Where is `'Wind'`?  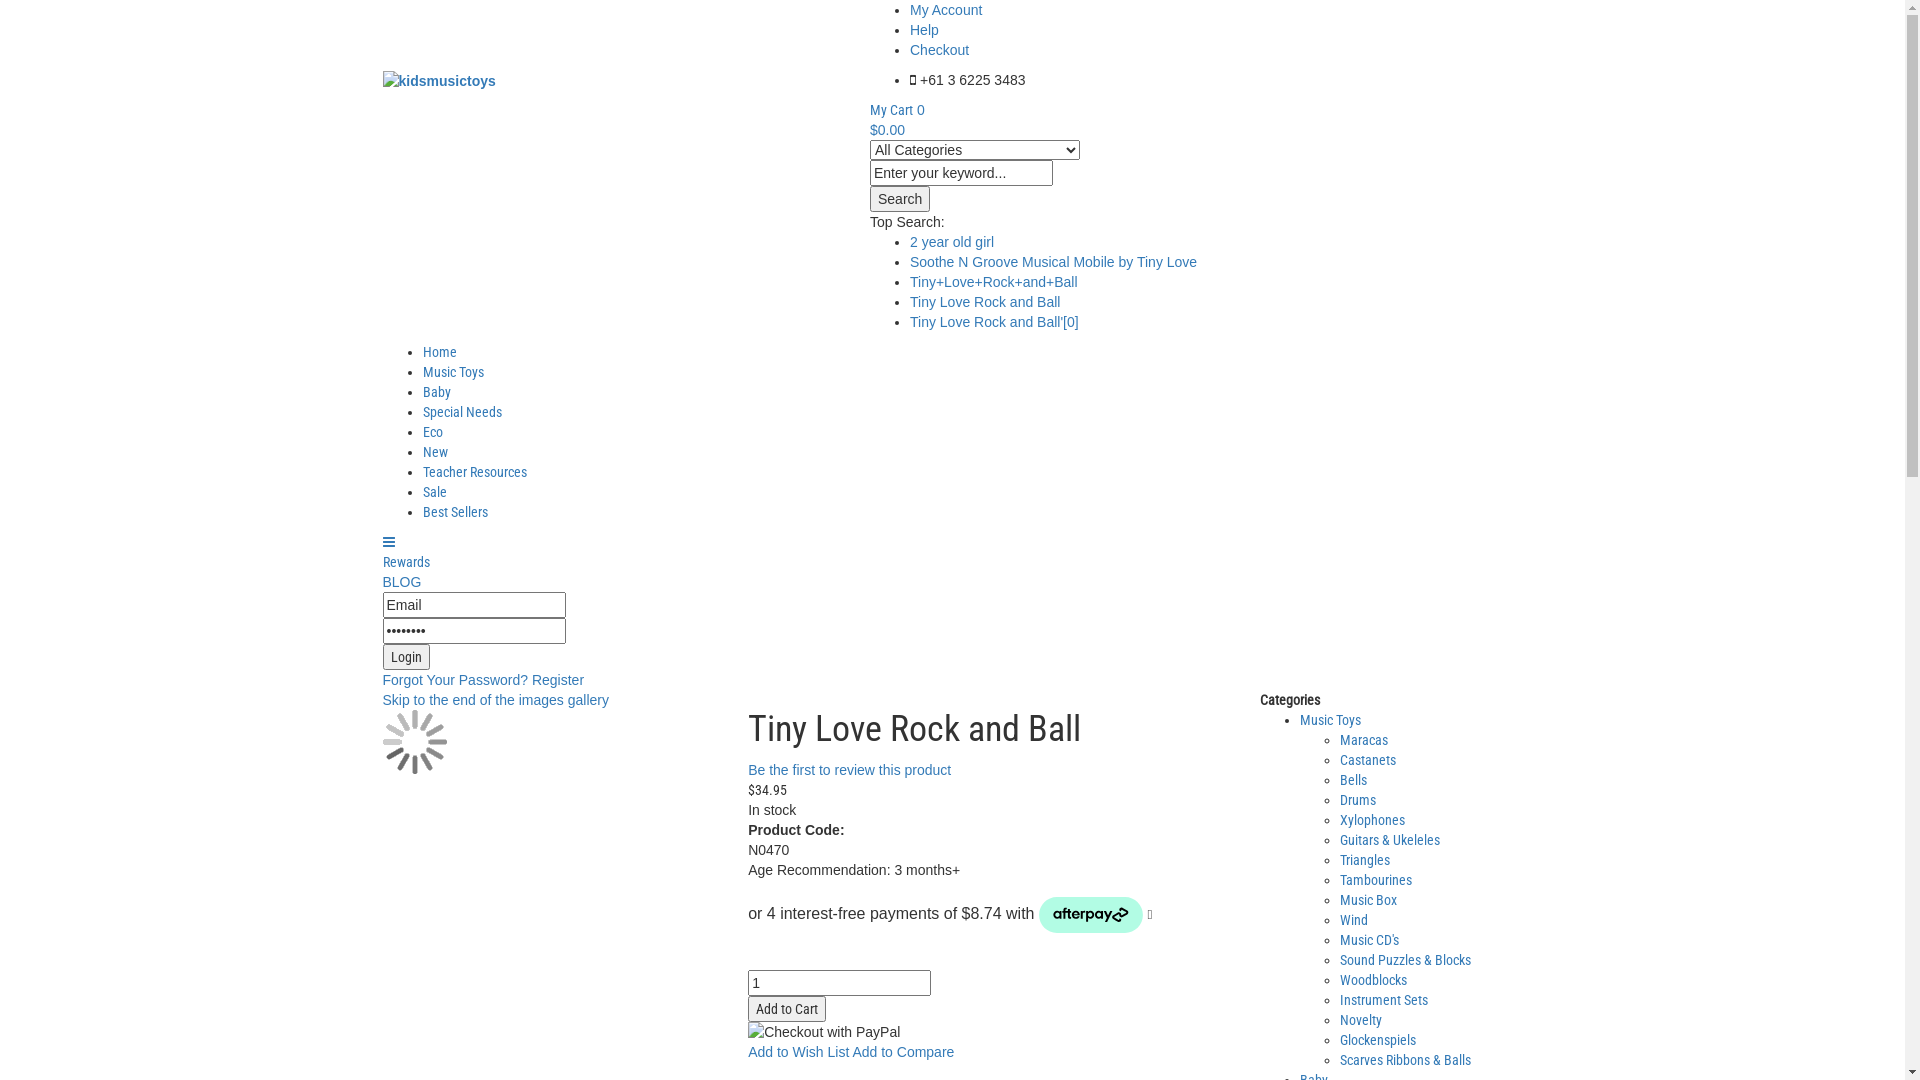
'Wind' is located at coordinates (1353, 920).